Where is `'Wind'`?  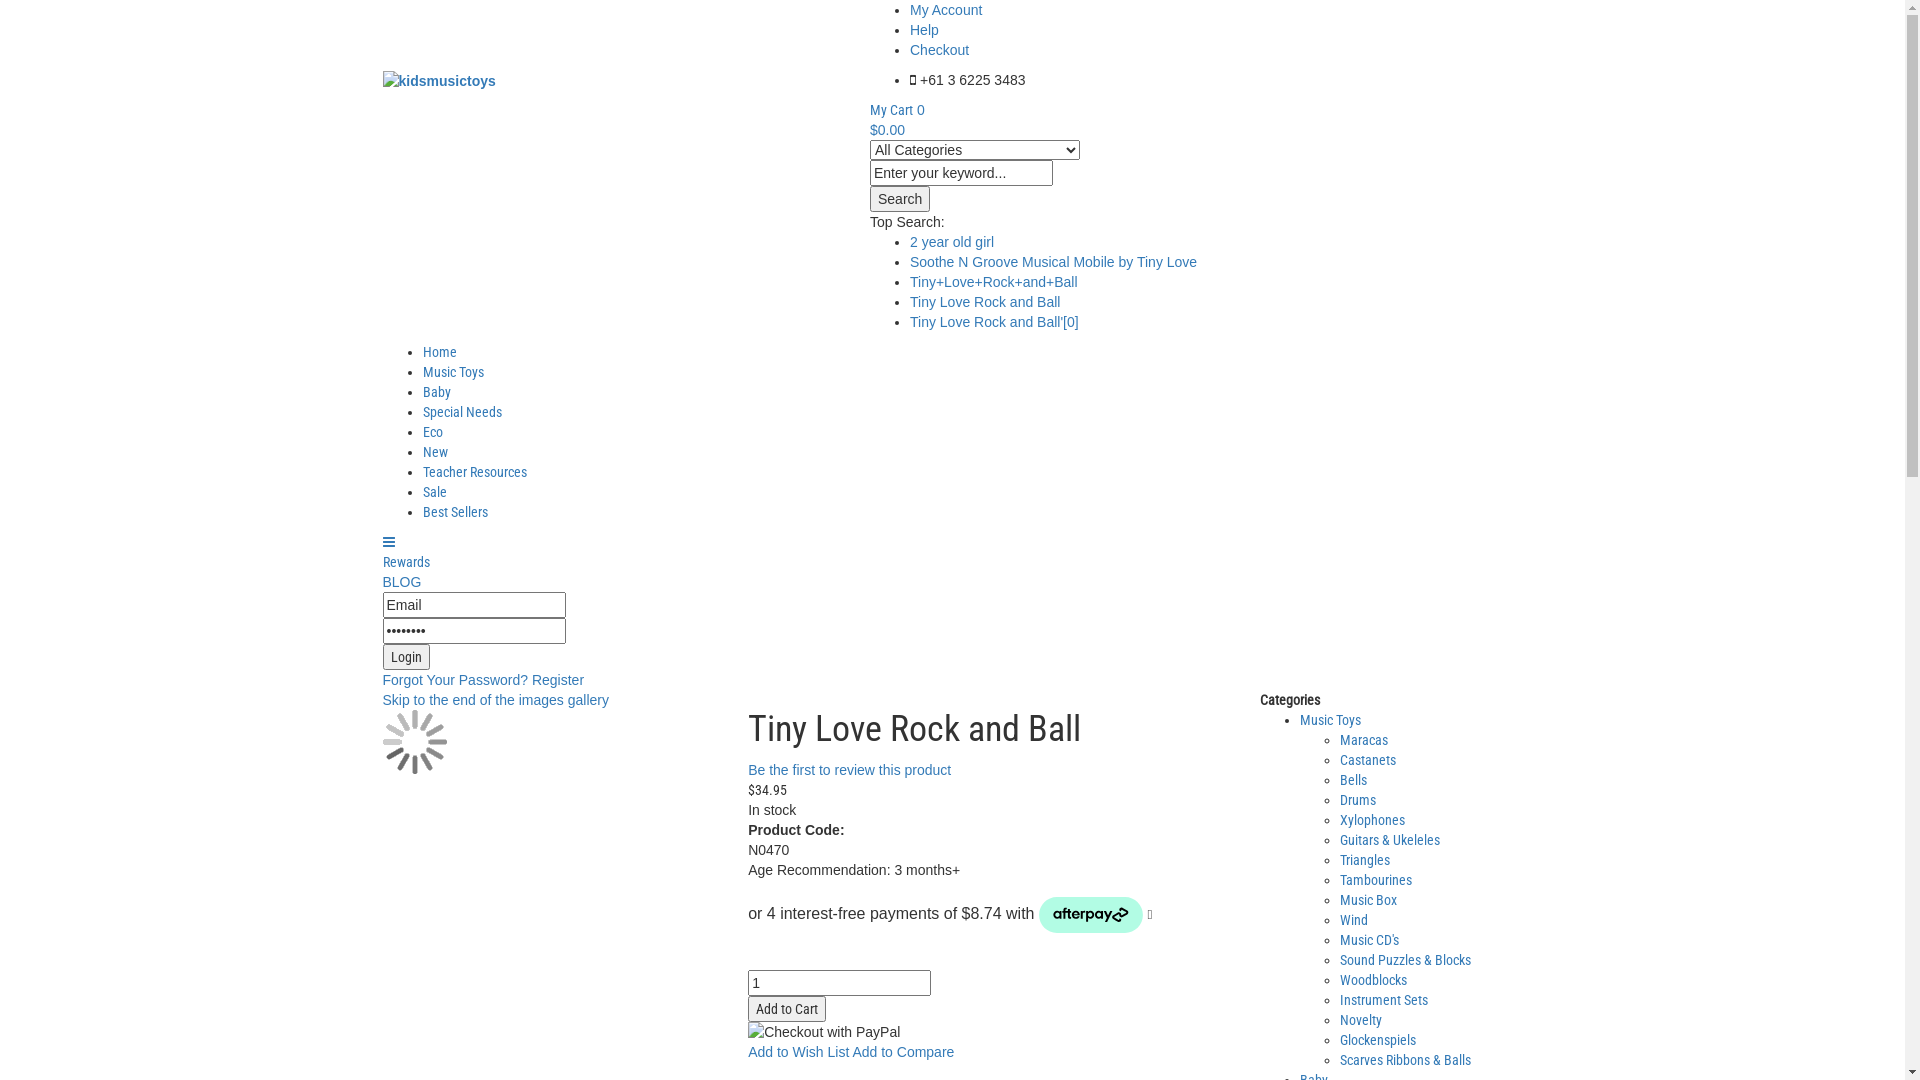
'Wind' is located at coordinates (1353, 920).